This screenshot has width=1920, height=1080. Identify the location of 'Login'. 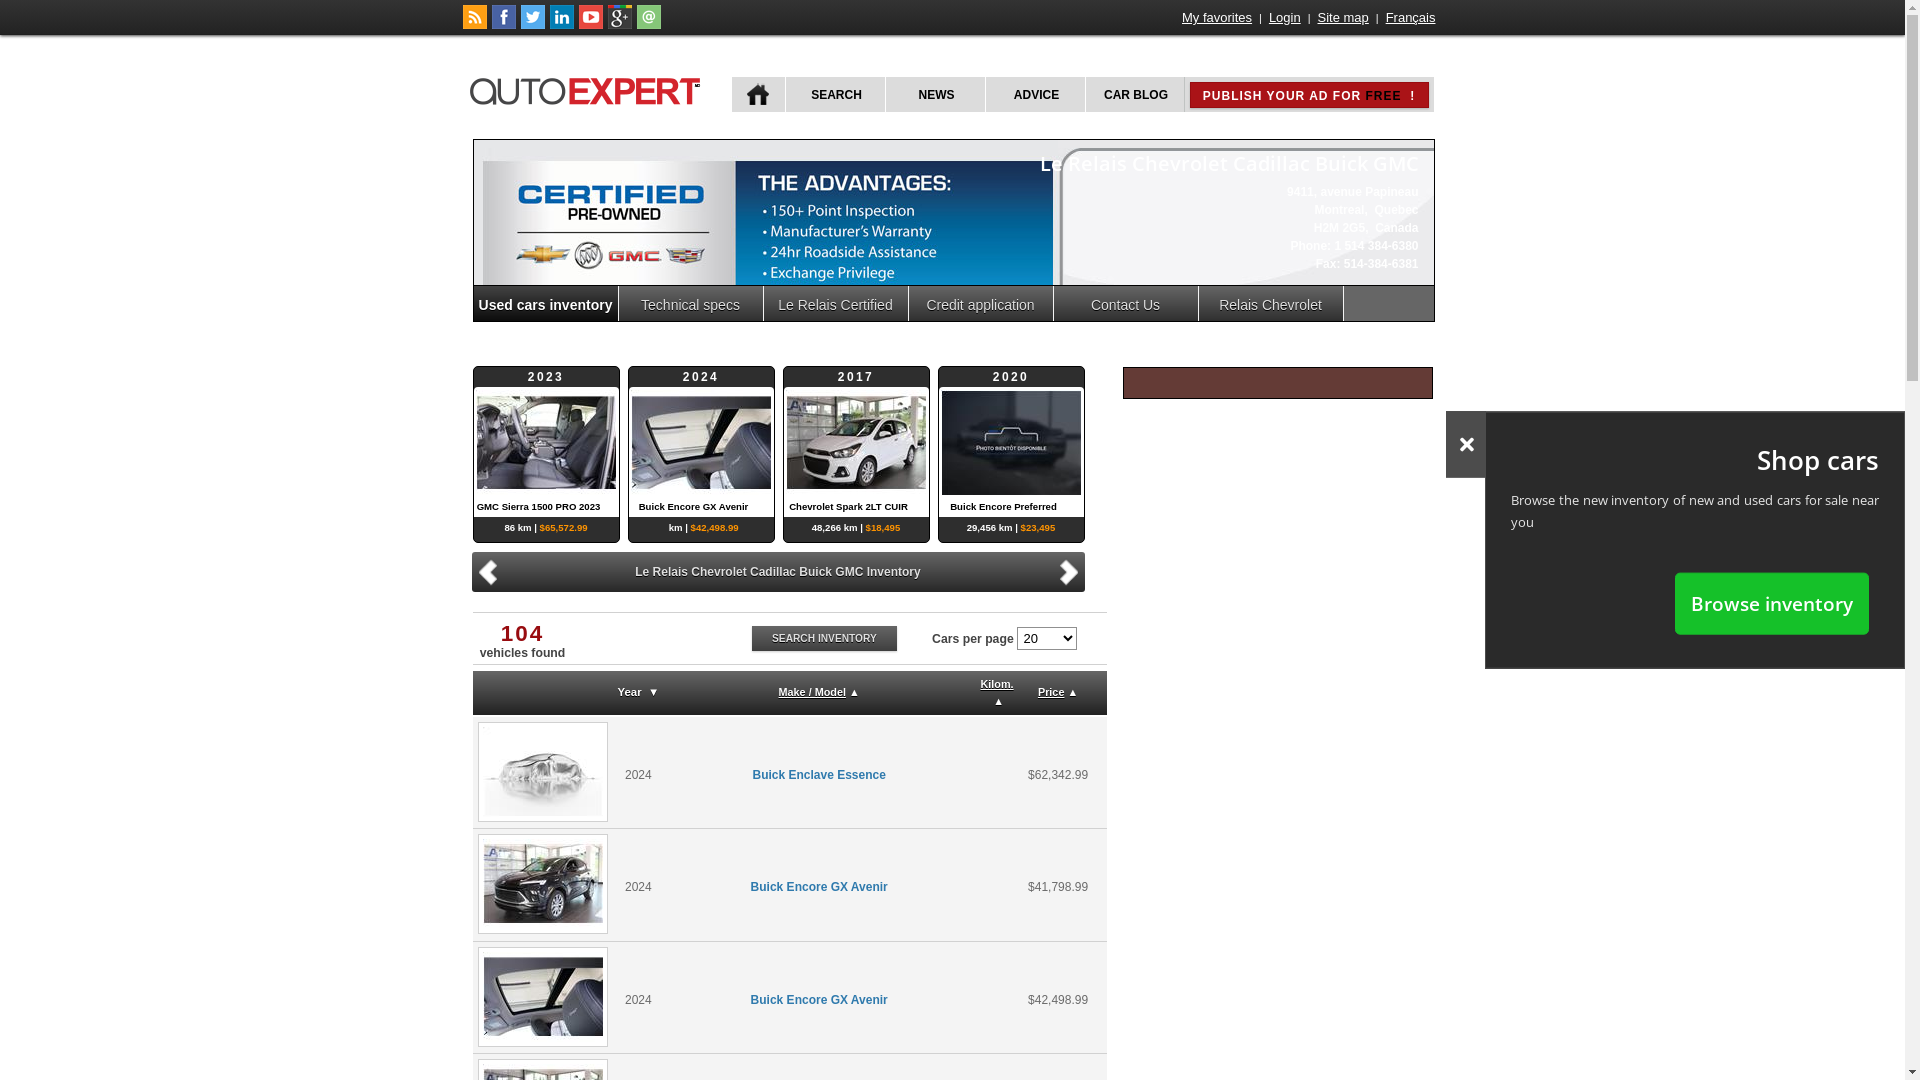
(1266, 17).